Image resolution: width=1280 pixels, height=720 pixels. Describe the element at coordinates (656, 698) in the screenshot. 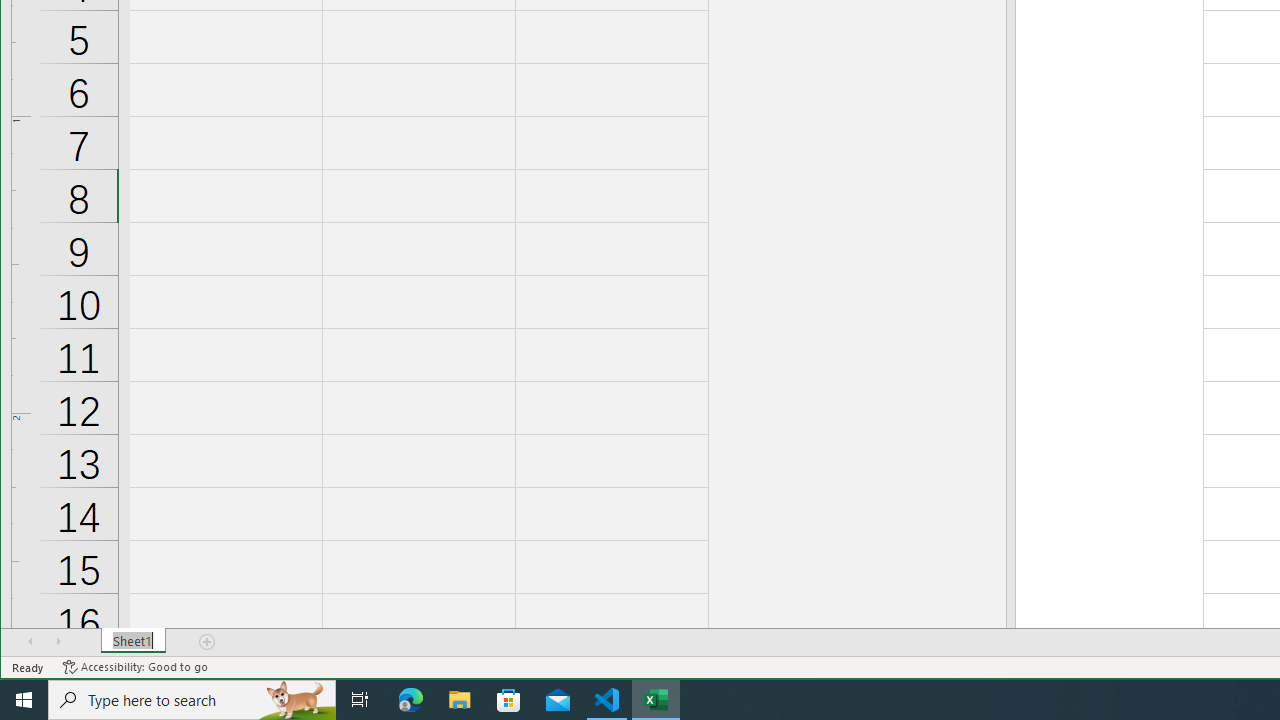

I see `'Excel - 1 running window'` at that location.